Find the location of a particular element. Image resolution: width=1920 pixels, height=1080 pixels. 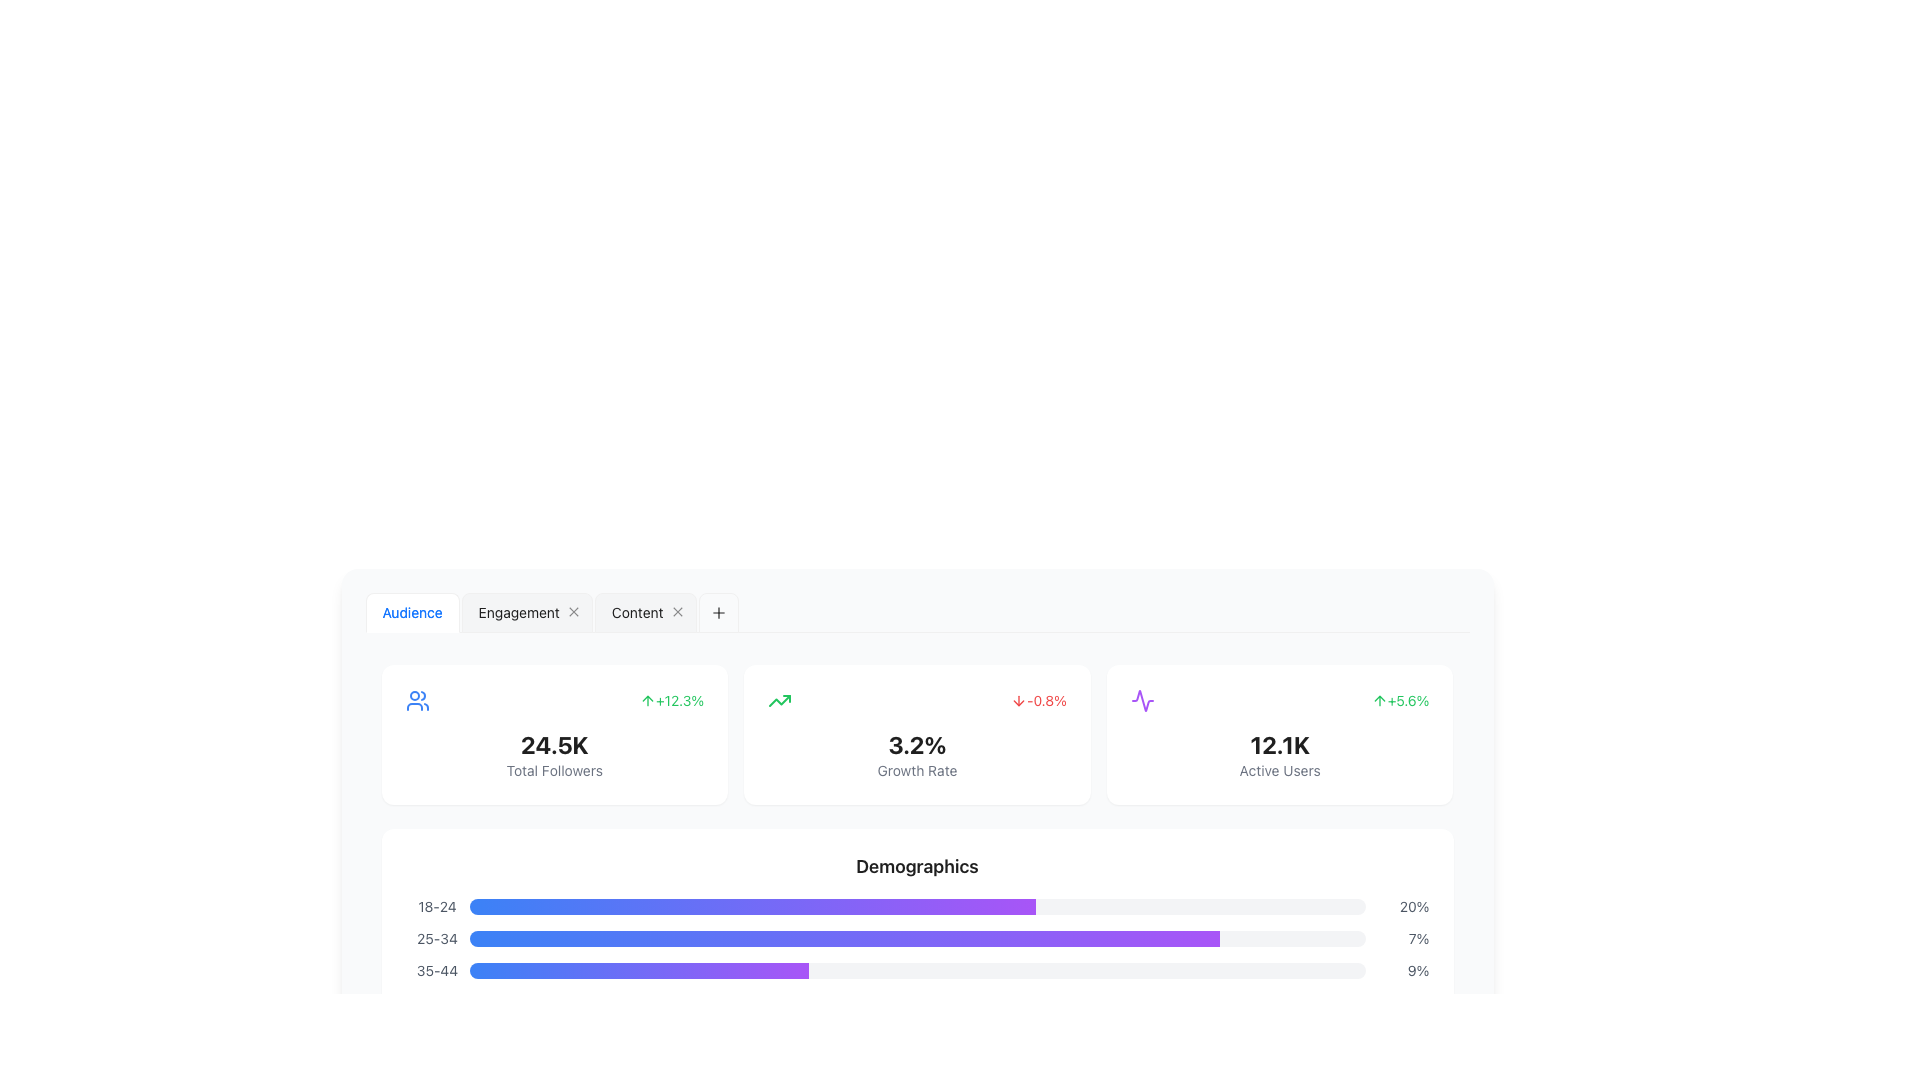

the text label specifying the age group '25-34' in the demographic analysis chart is located at coordinates (436, 938).